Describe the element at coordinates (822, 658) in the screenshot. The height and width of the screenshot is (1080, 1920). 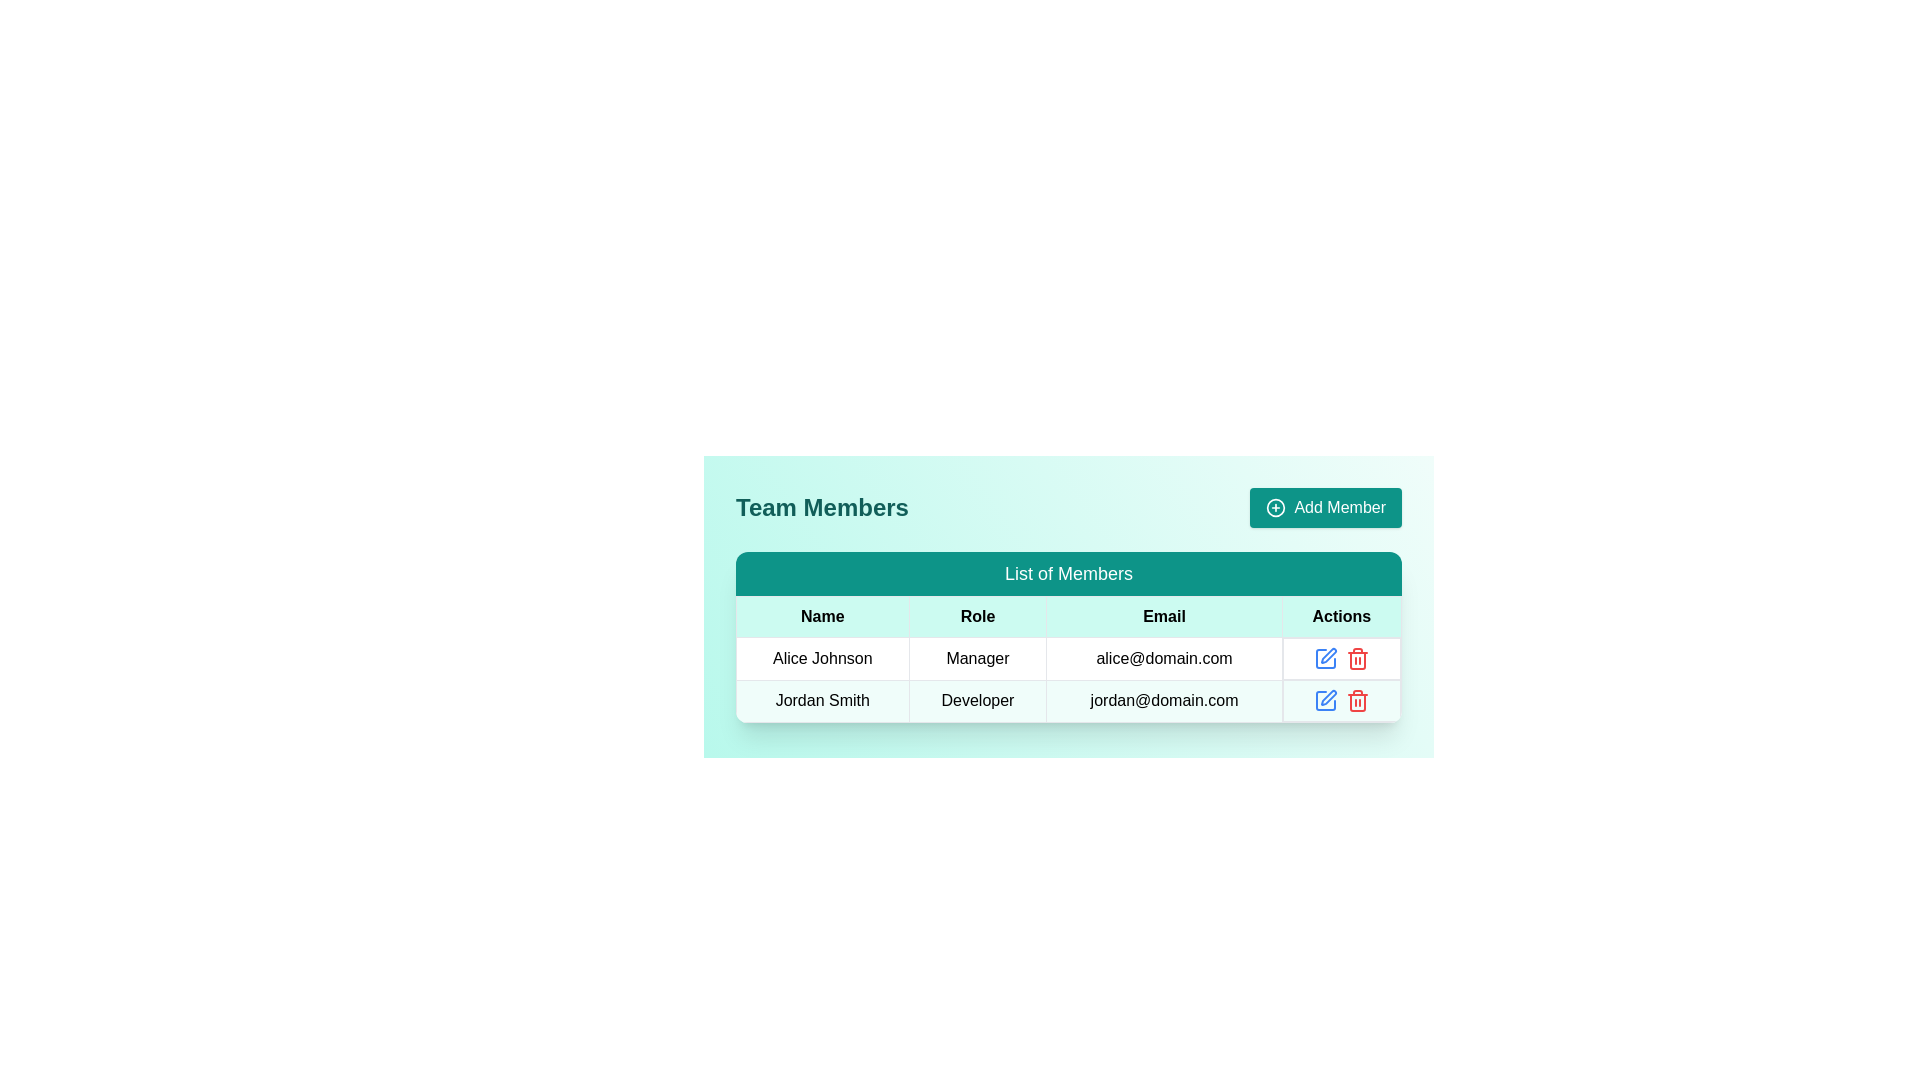
I see `the text label in the first cell of the 'List of Members' table that displays the name 'Alice Johnson'` at that location.